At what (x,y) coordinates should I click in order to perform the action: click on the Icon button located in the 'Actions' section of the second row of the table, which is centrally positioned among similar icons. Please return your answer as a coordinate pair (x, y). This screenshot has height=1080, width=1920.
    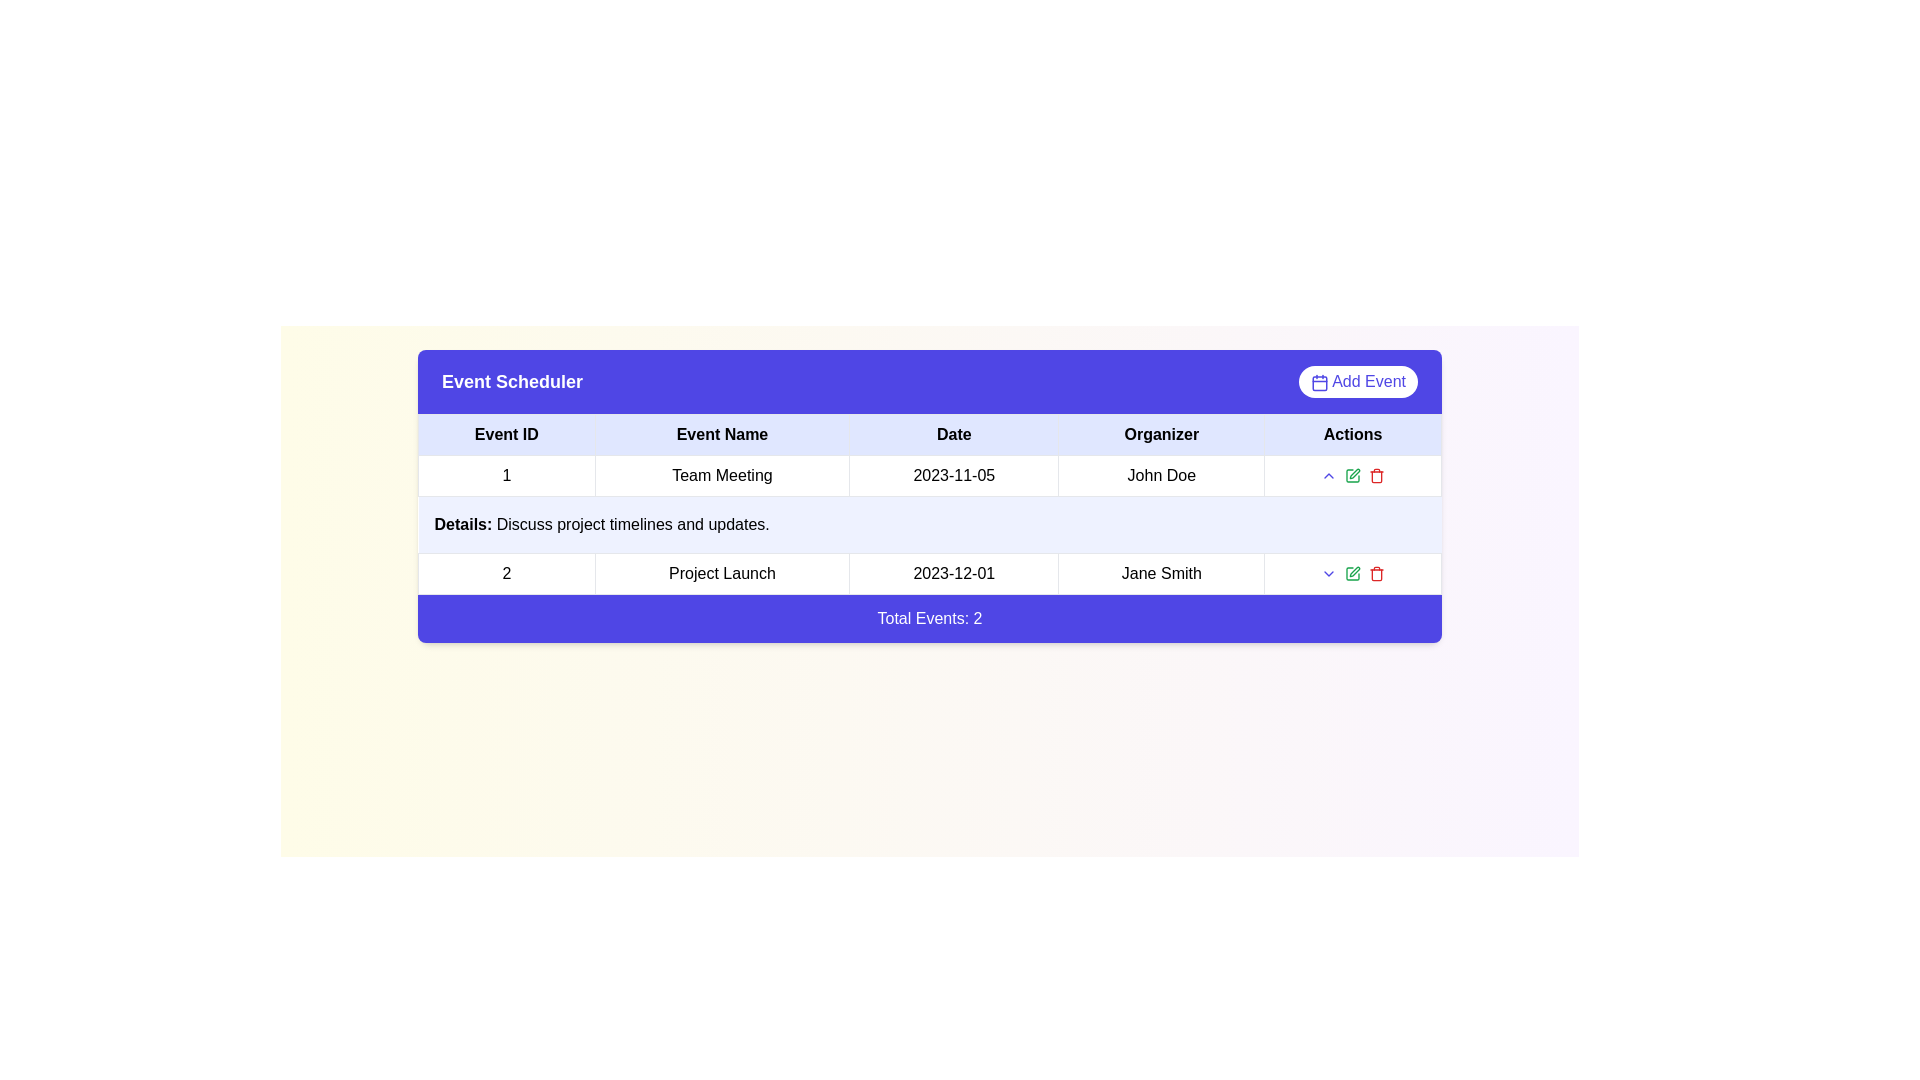
    Looking at the image, I should click on (1353, 574).